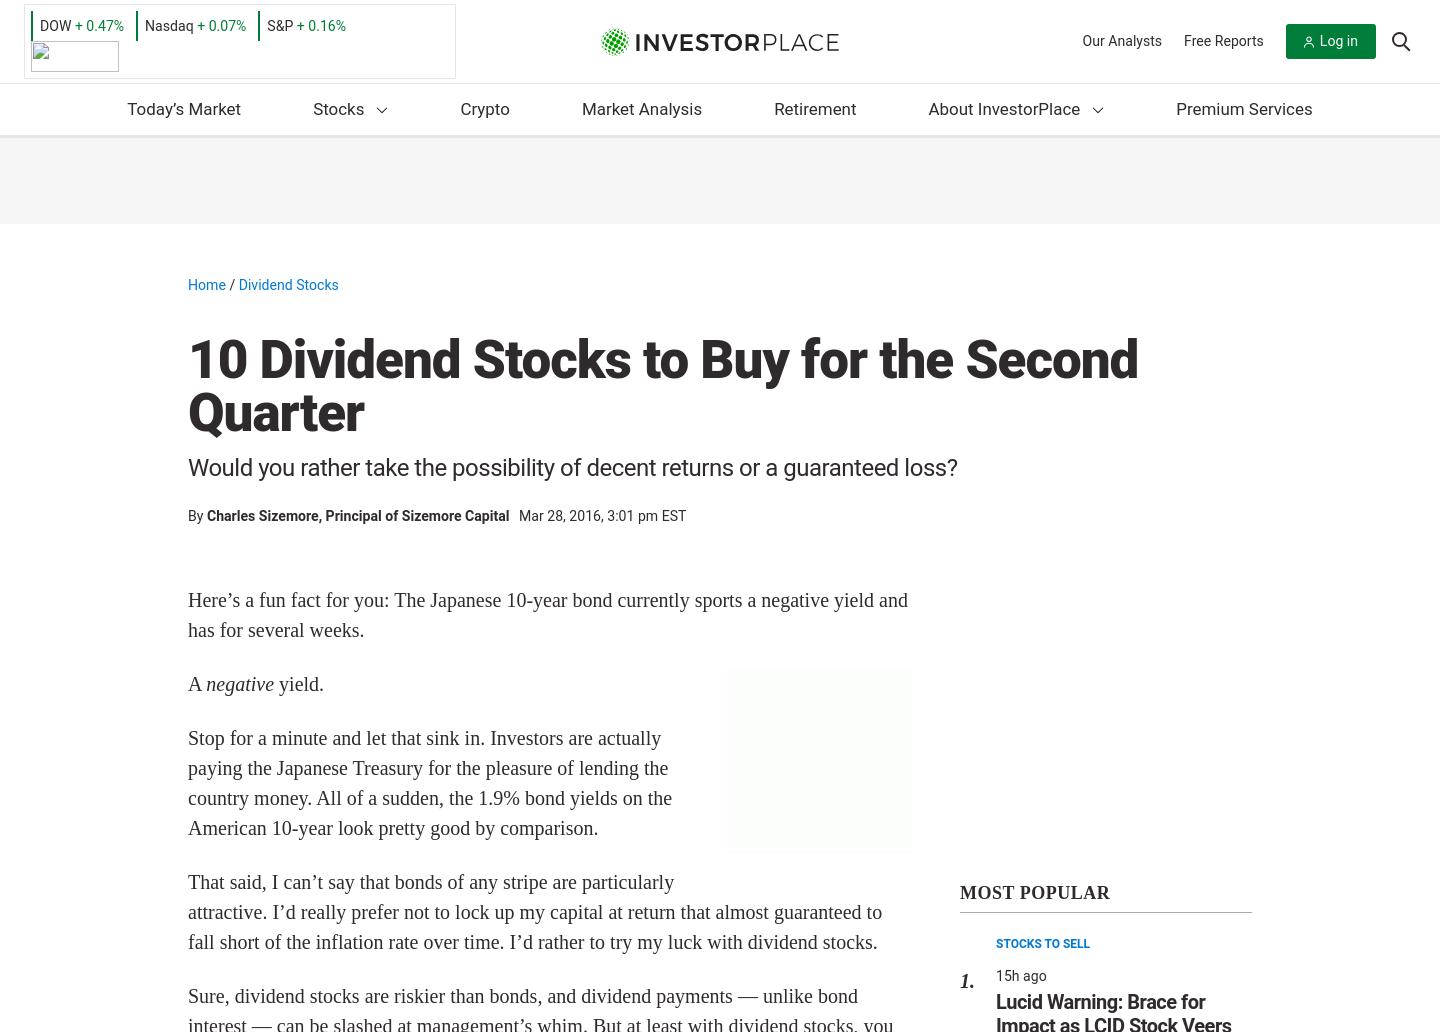 The image size is (1440, 1032). Describe the element at coordinates (188, 910) in the screenshot. I see `'That said, I can’t say that bonds of any stripe are particularly attractive. I’d really prefer not to lock up my capital at return that almost guaranteed to fall short of the inflation rate over time. I’d rather to try my luck with dividend stocks.'` at that location.